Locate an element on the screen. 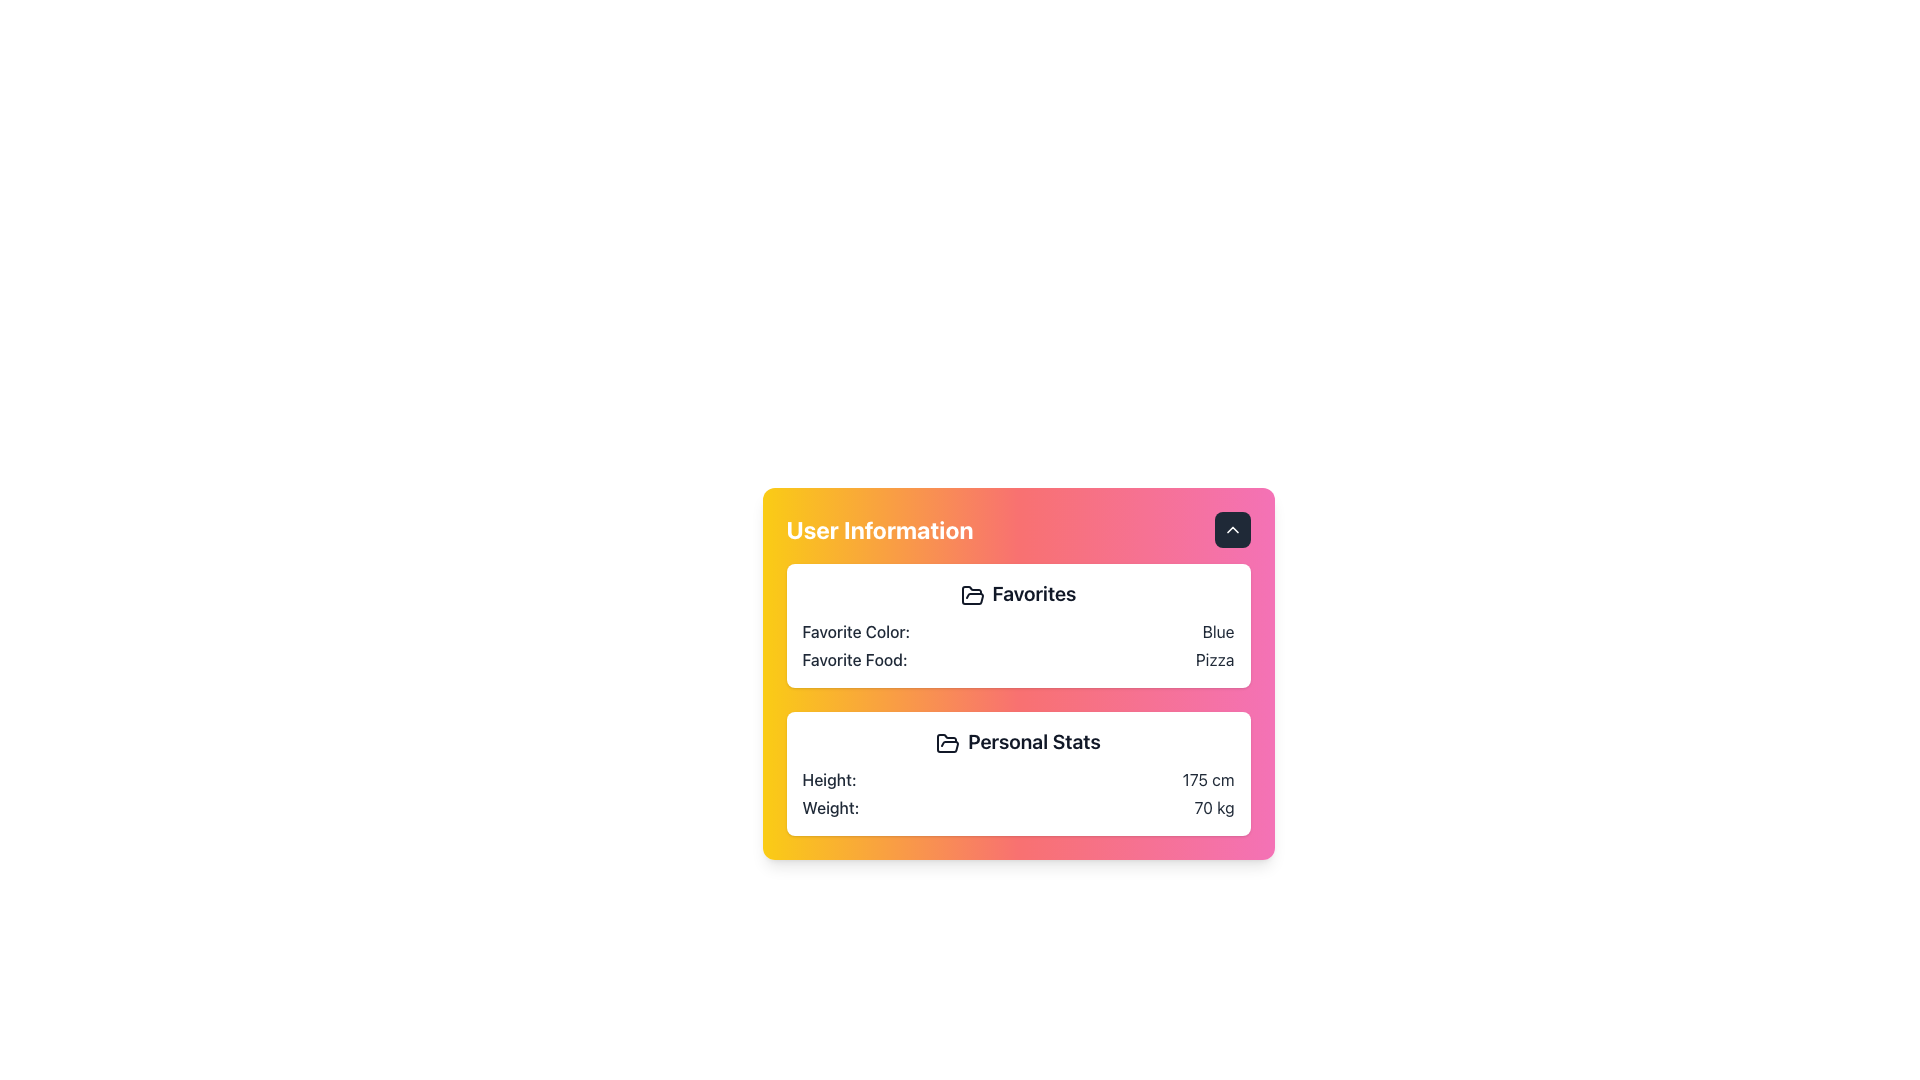 The height and width of the screenshot is (1080, 1920). the square button with a dark gray background and rounded corners, featuring a white upward-pointing chevron icon, located at the top-right corner of the 'User Information' card is located at coordinates (1231, 528).